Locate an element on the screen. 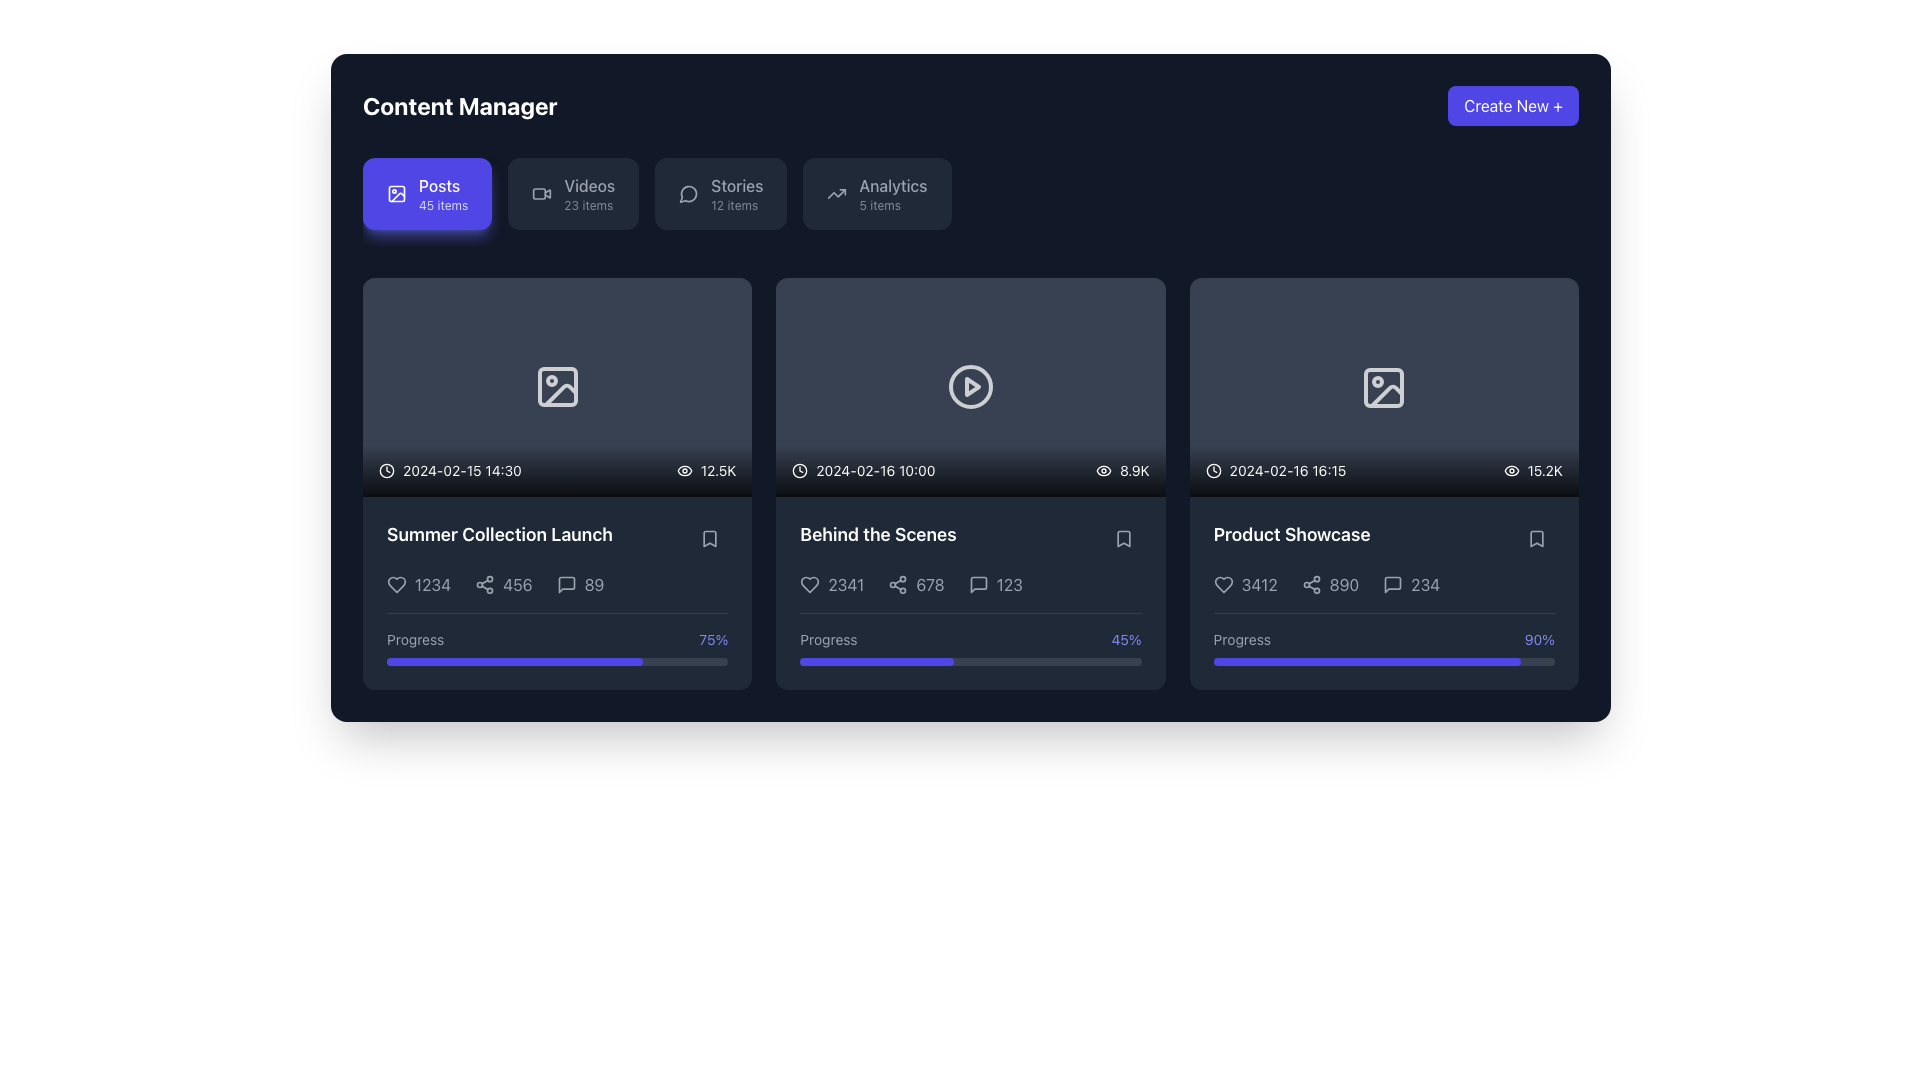  the sharing icon located in the 'Product Showcase' content card, which is the second icon from the left in the row of icons below the image and above the progress bar is located at coordinates (1311, 585).